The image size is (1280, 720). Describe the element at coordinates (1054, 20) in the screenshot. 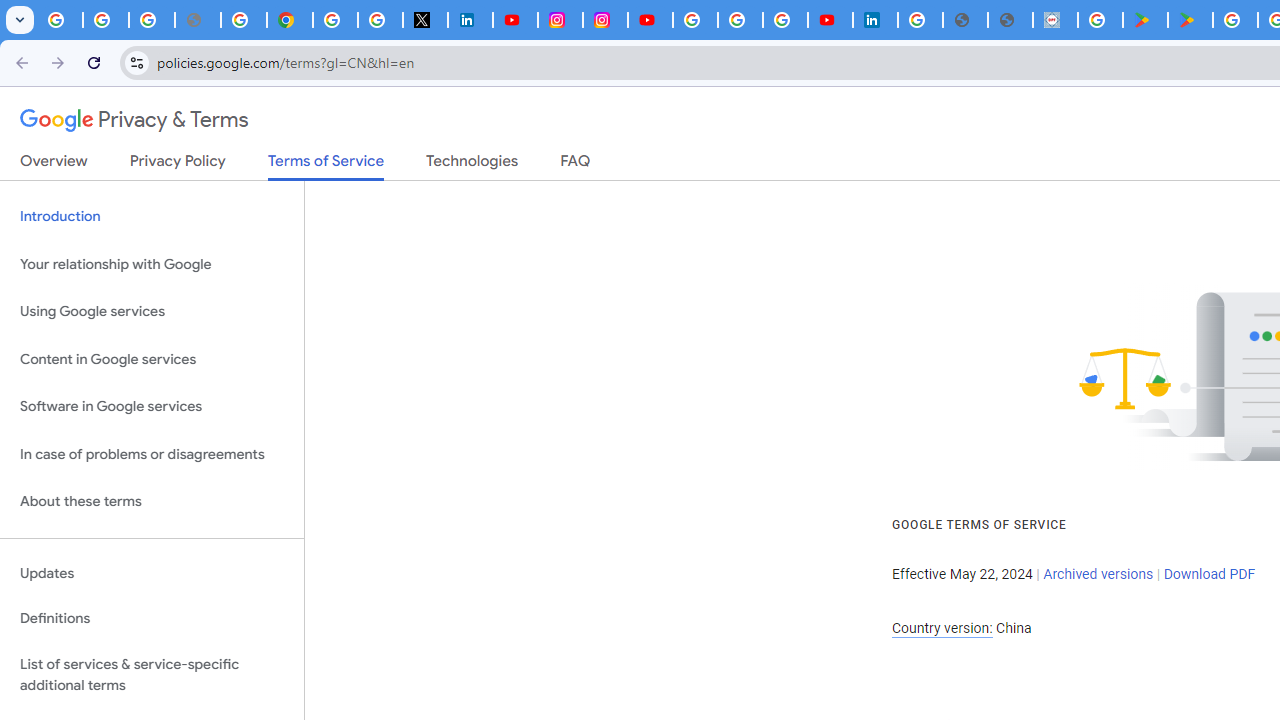

I see `'Data Privacy Framework'` at that location.